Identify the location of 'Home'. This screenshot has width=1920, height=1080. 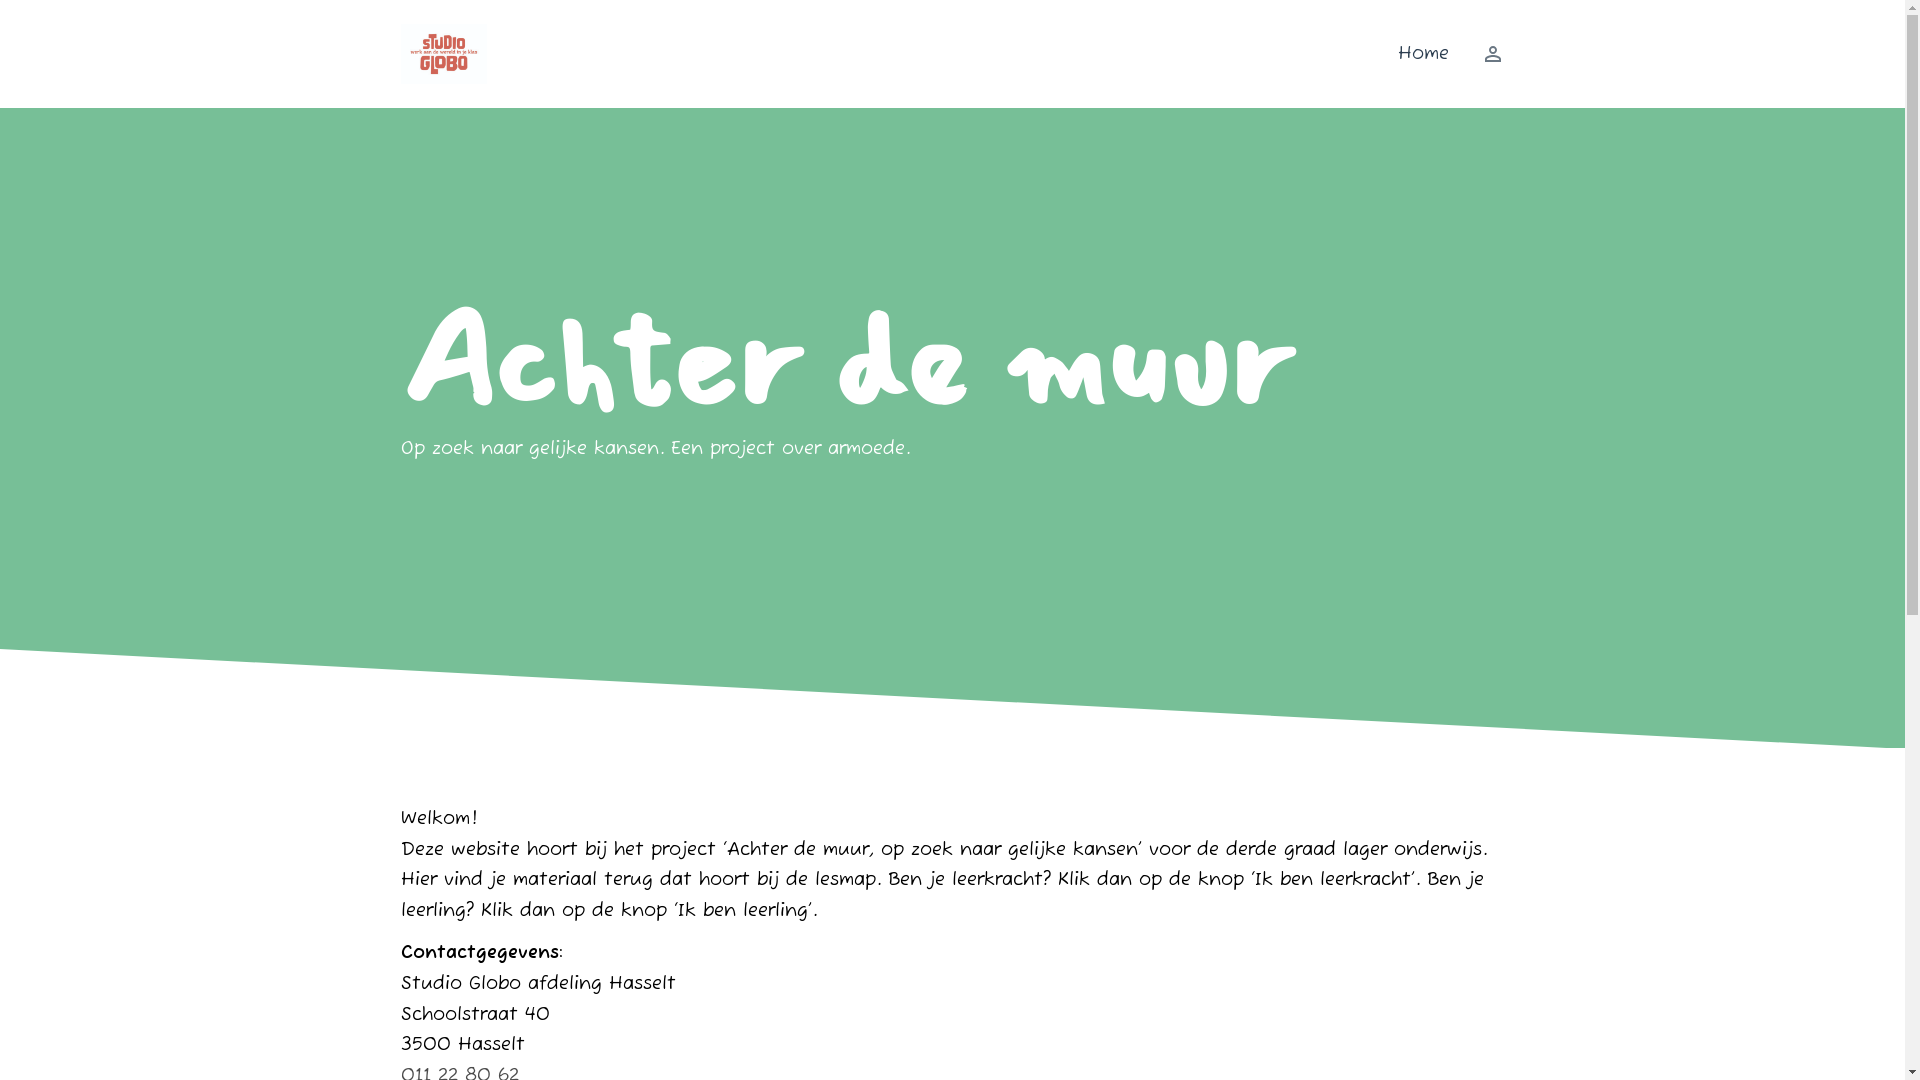
(1422, 53).